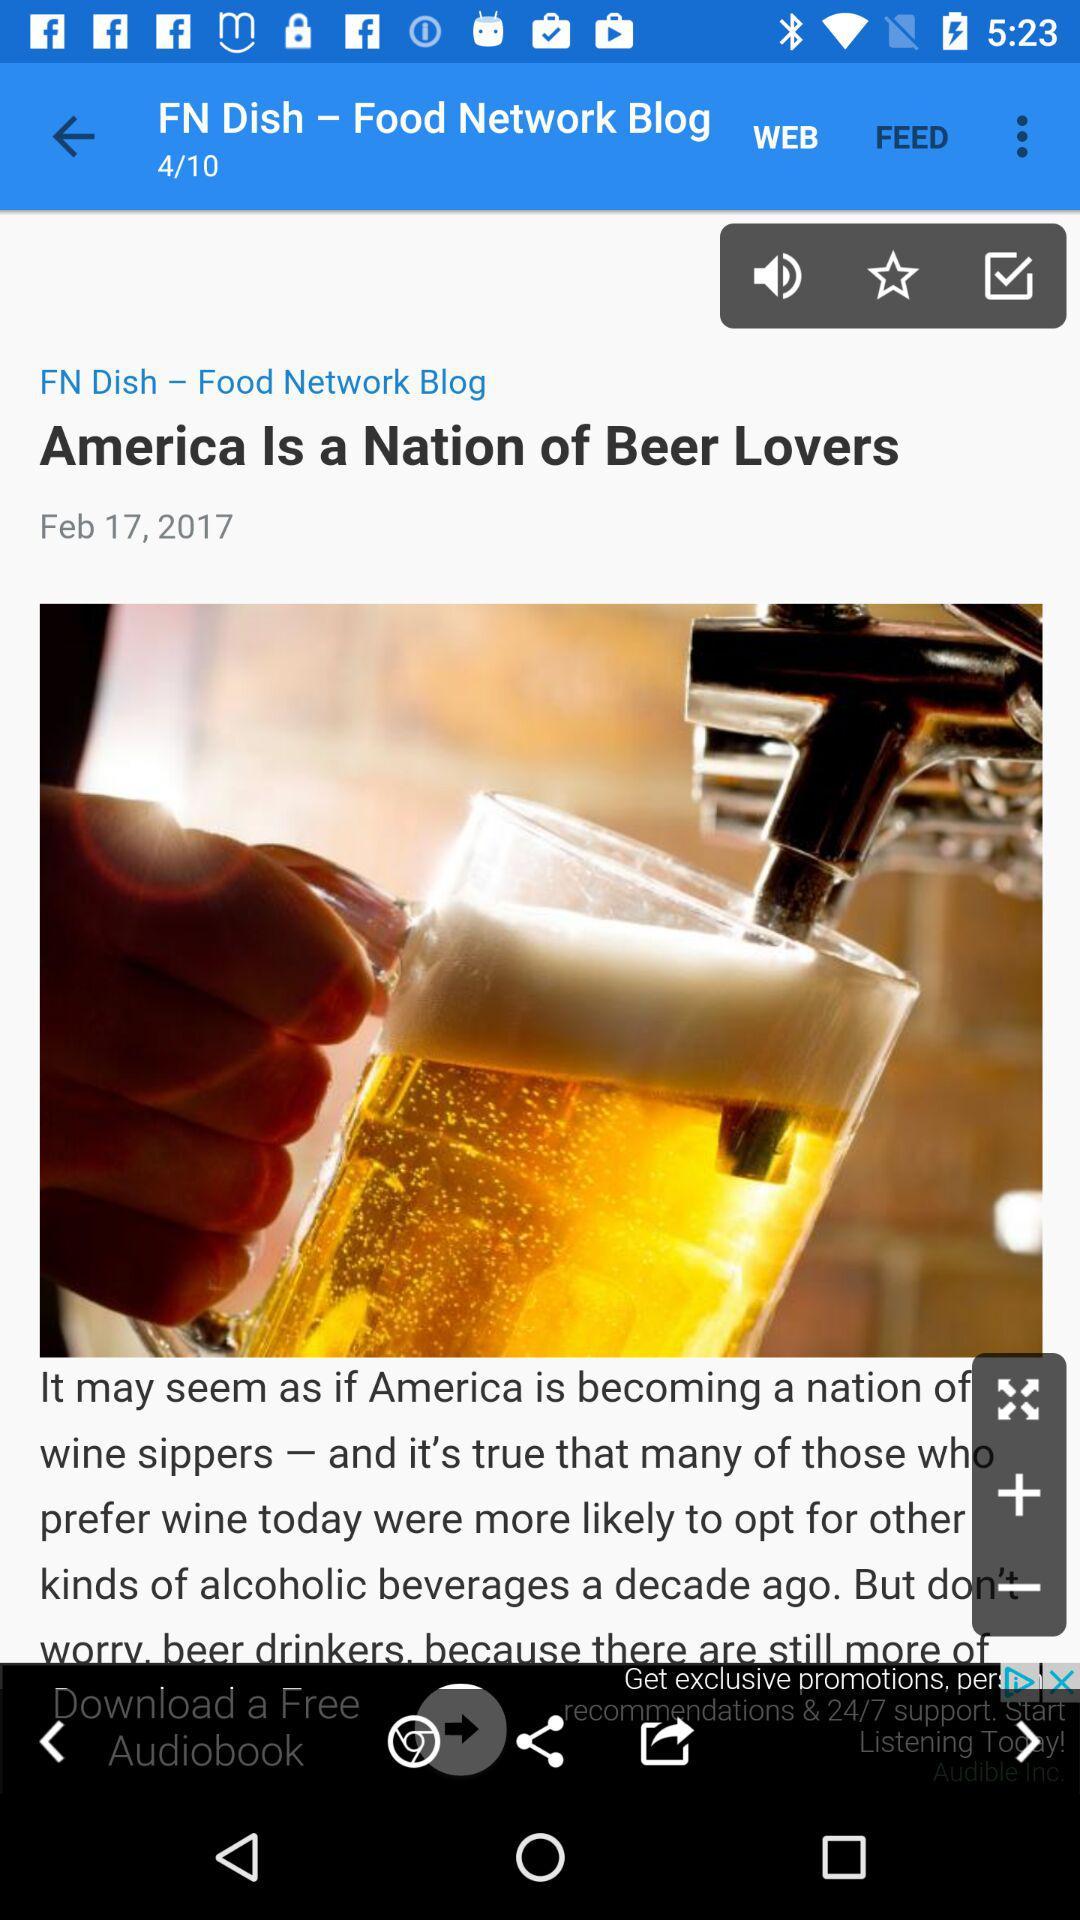  I want to click on the share icon, so click(540, 1740).